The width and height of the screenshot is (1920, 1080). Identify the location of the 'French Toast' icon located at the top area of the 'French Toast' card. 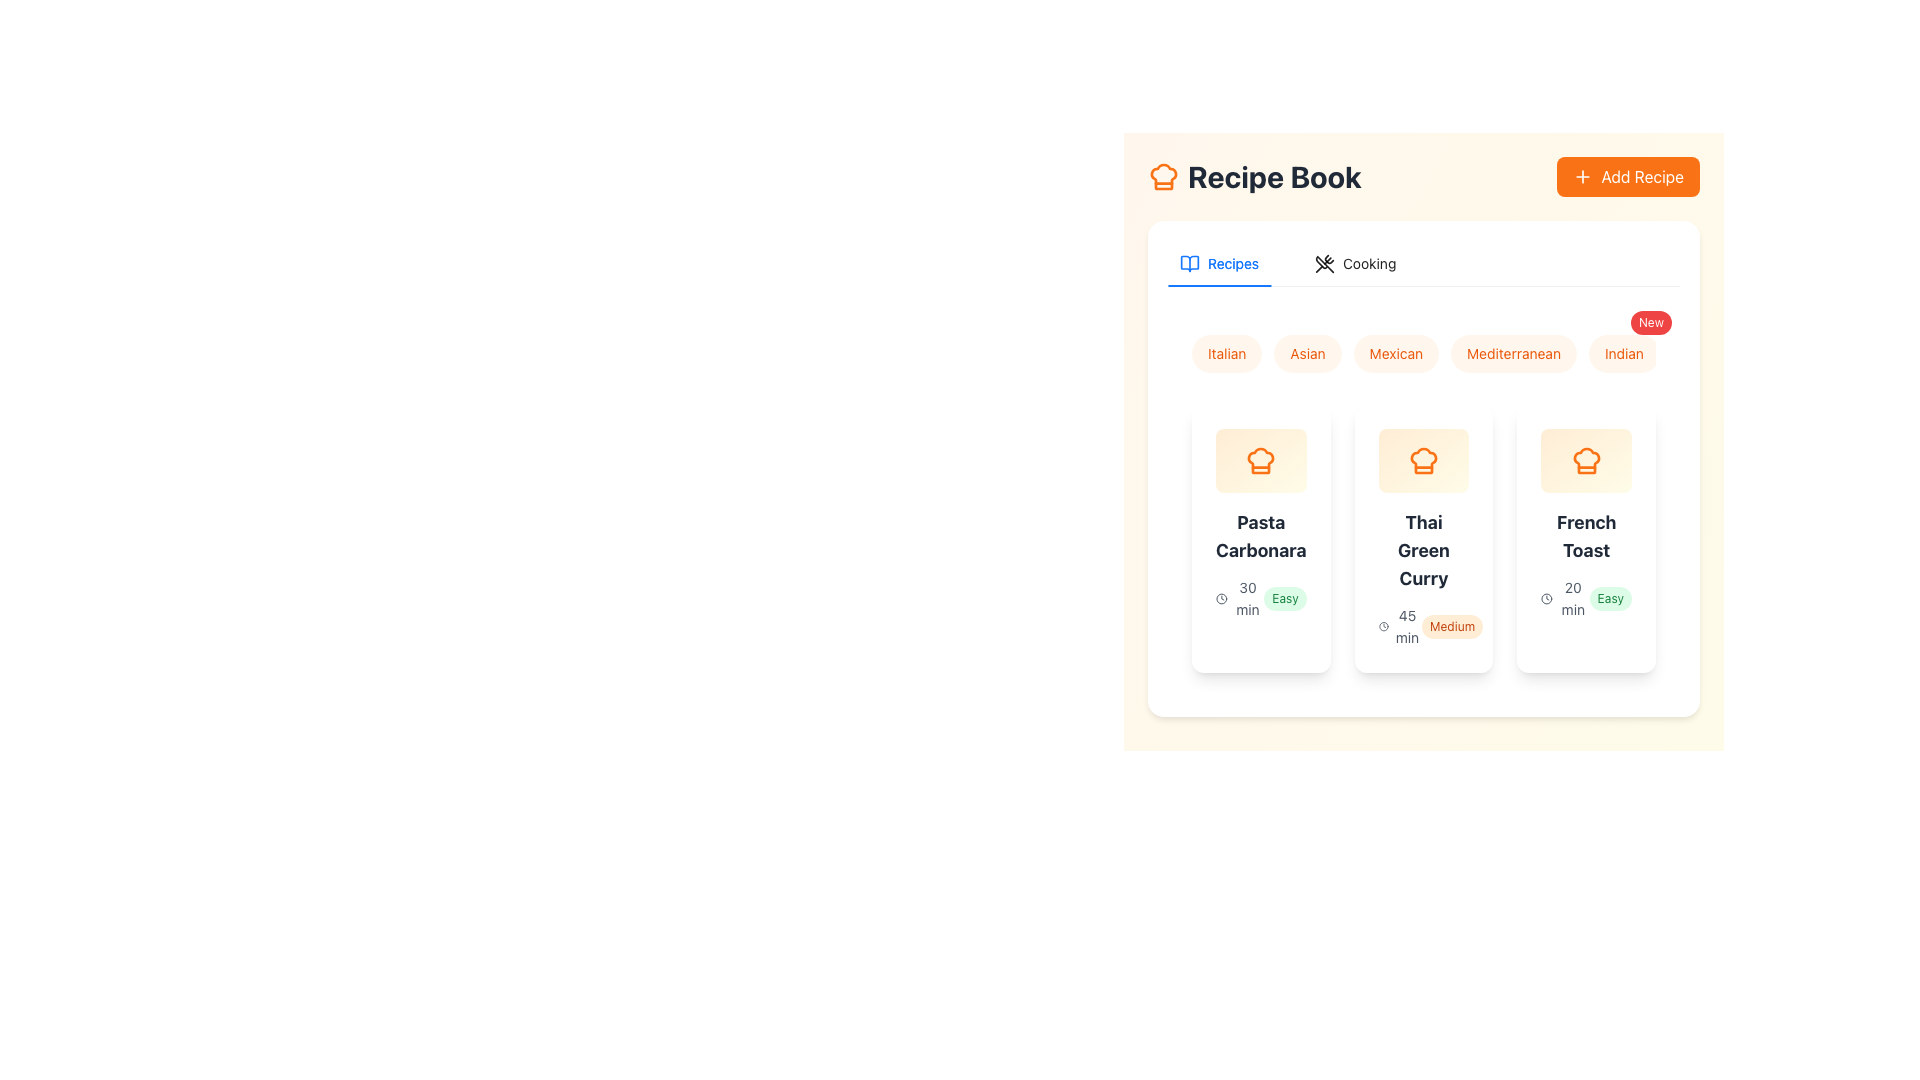
(1585, 461).